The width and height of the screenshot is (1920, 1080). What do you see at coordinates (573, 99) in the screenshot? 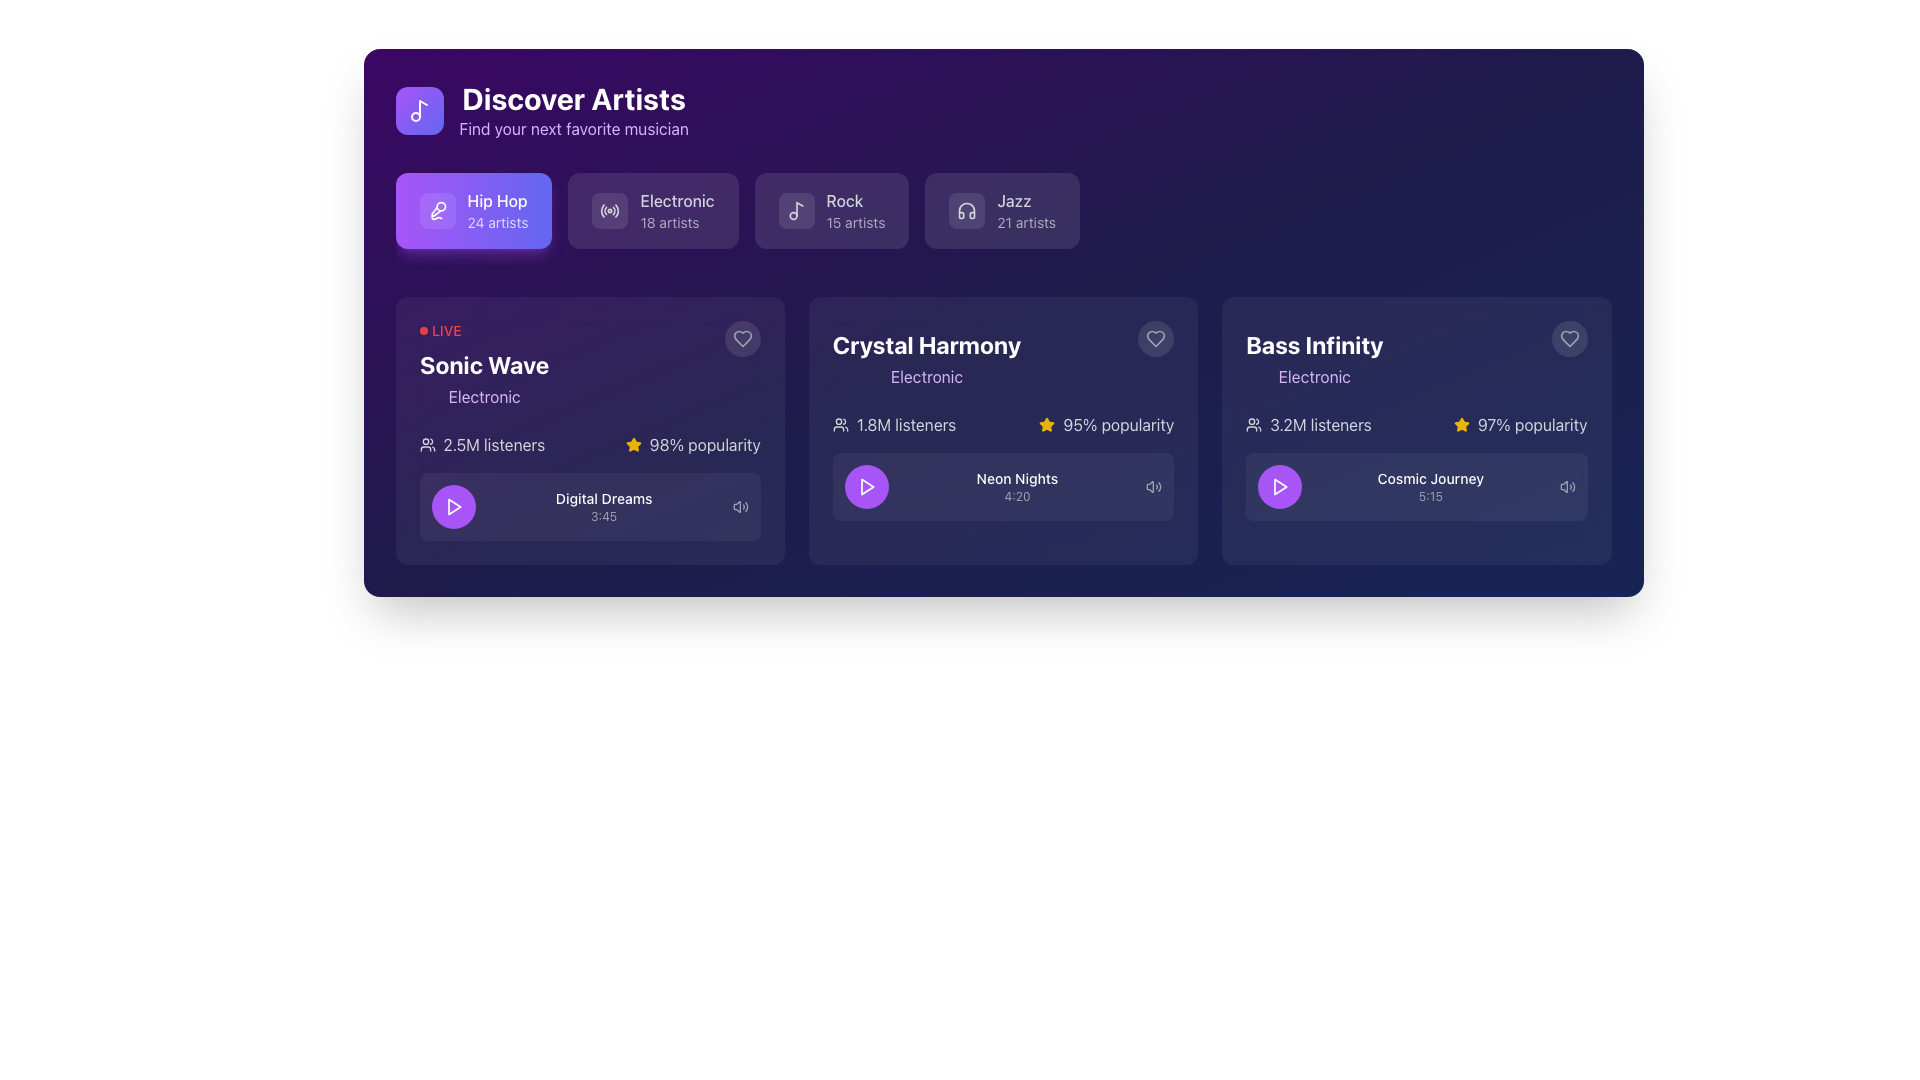
I see `the bold, large-sized white text label that reads 'Discover Artists', prominently displayed on a purple background near the top-left region of the interface` at bounding box center [573, 99].